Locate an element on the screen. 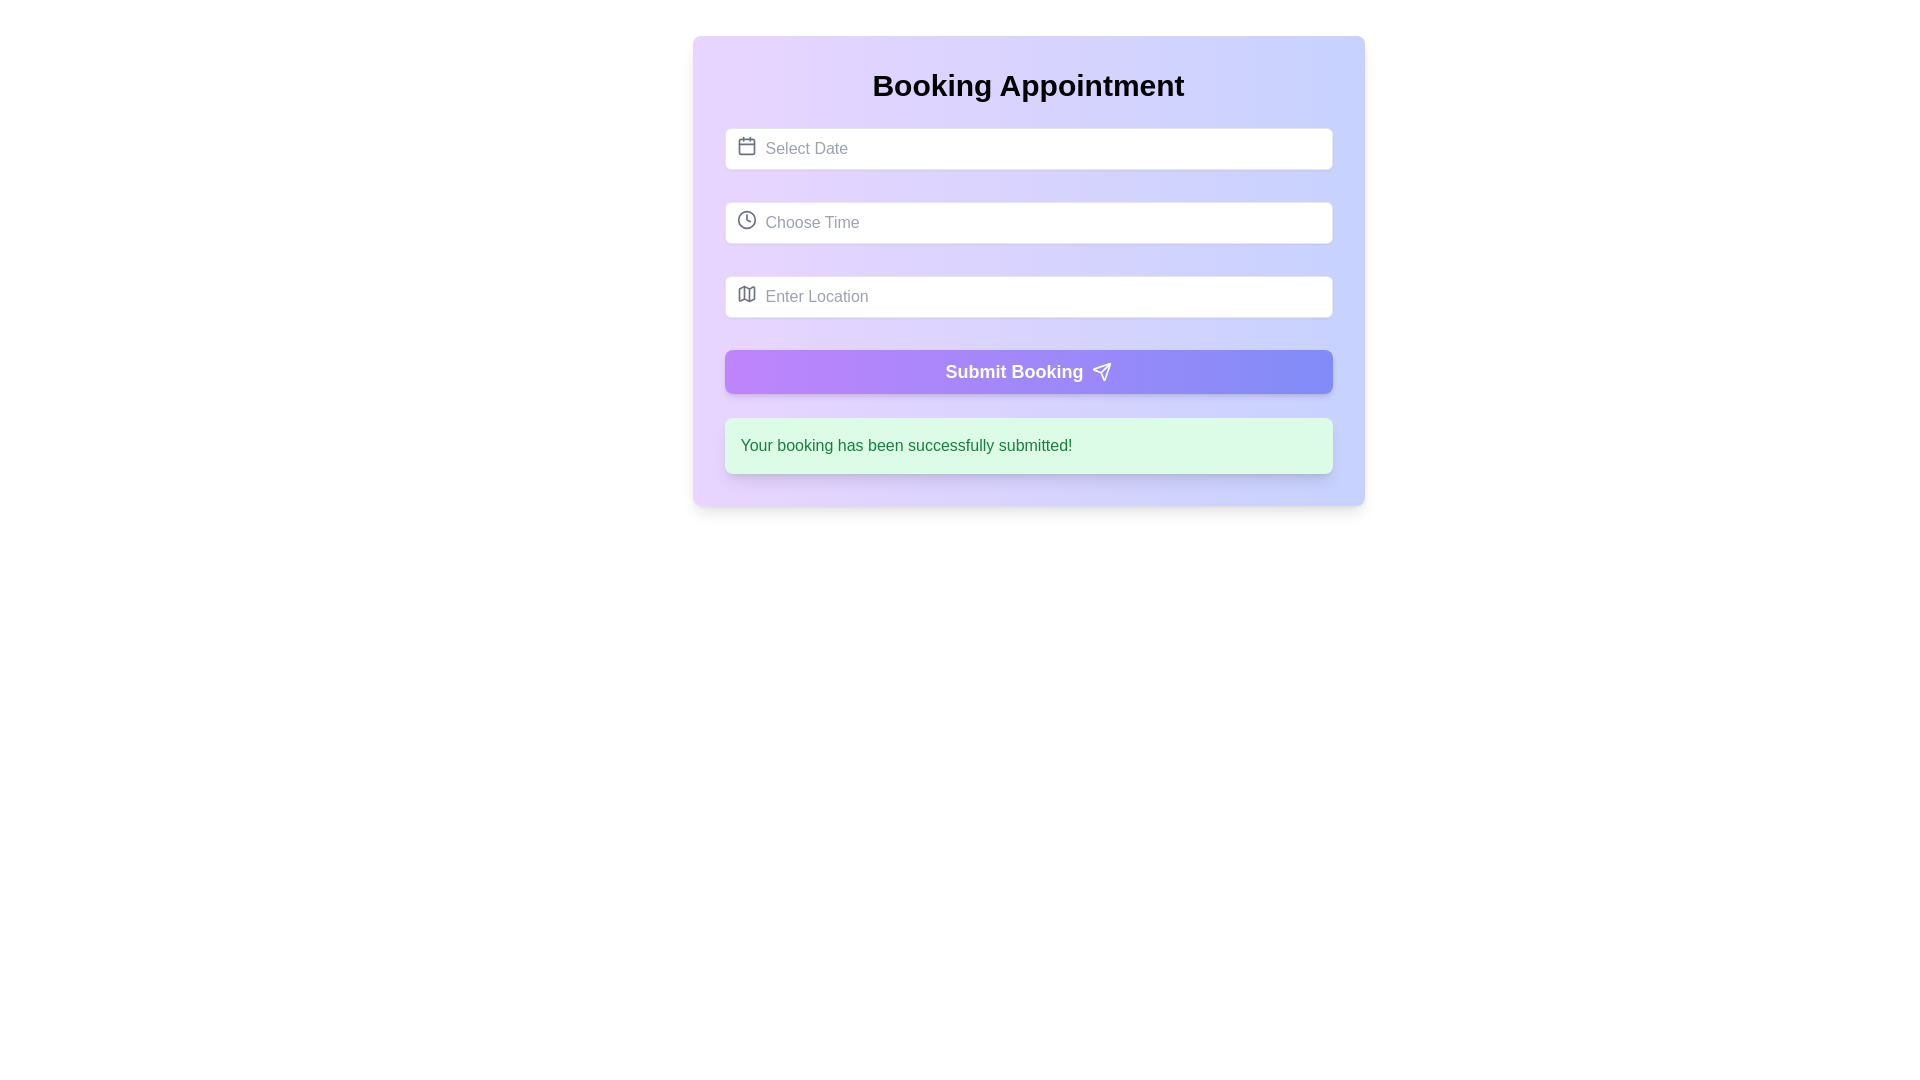 The image size is (1920, 1080). a date using the calendar interface in the text input field labeled 'Select Date', which is styled with rounded corners and is positioned at the top of the form titled 'Booking Appointment' is located at coordinates (1028, 148).